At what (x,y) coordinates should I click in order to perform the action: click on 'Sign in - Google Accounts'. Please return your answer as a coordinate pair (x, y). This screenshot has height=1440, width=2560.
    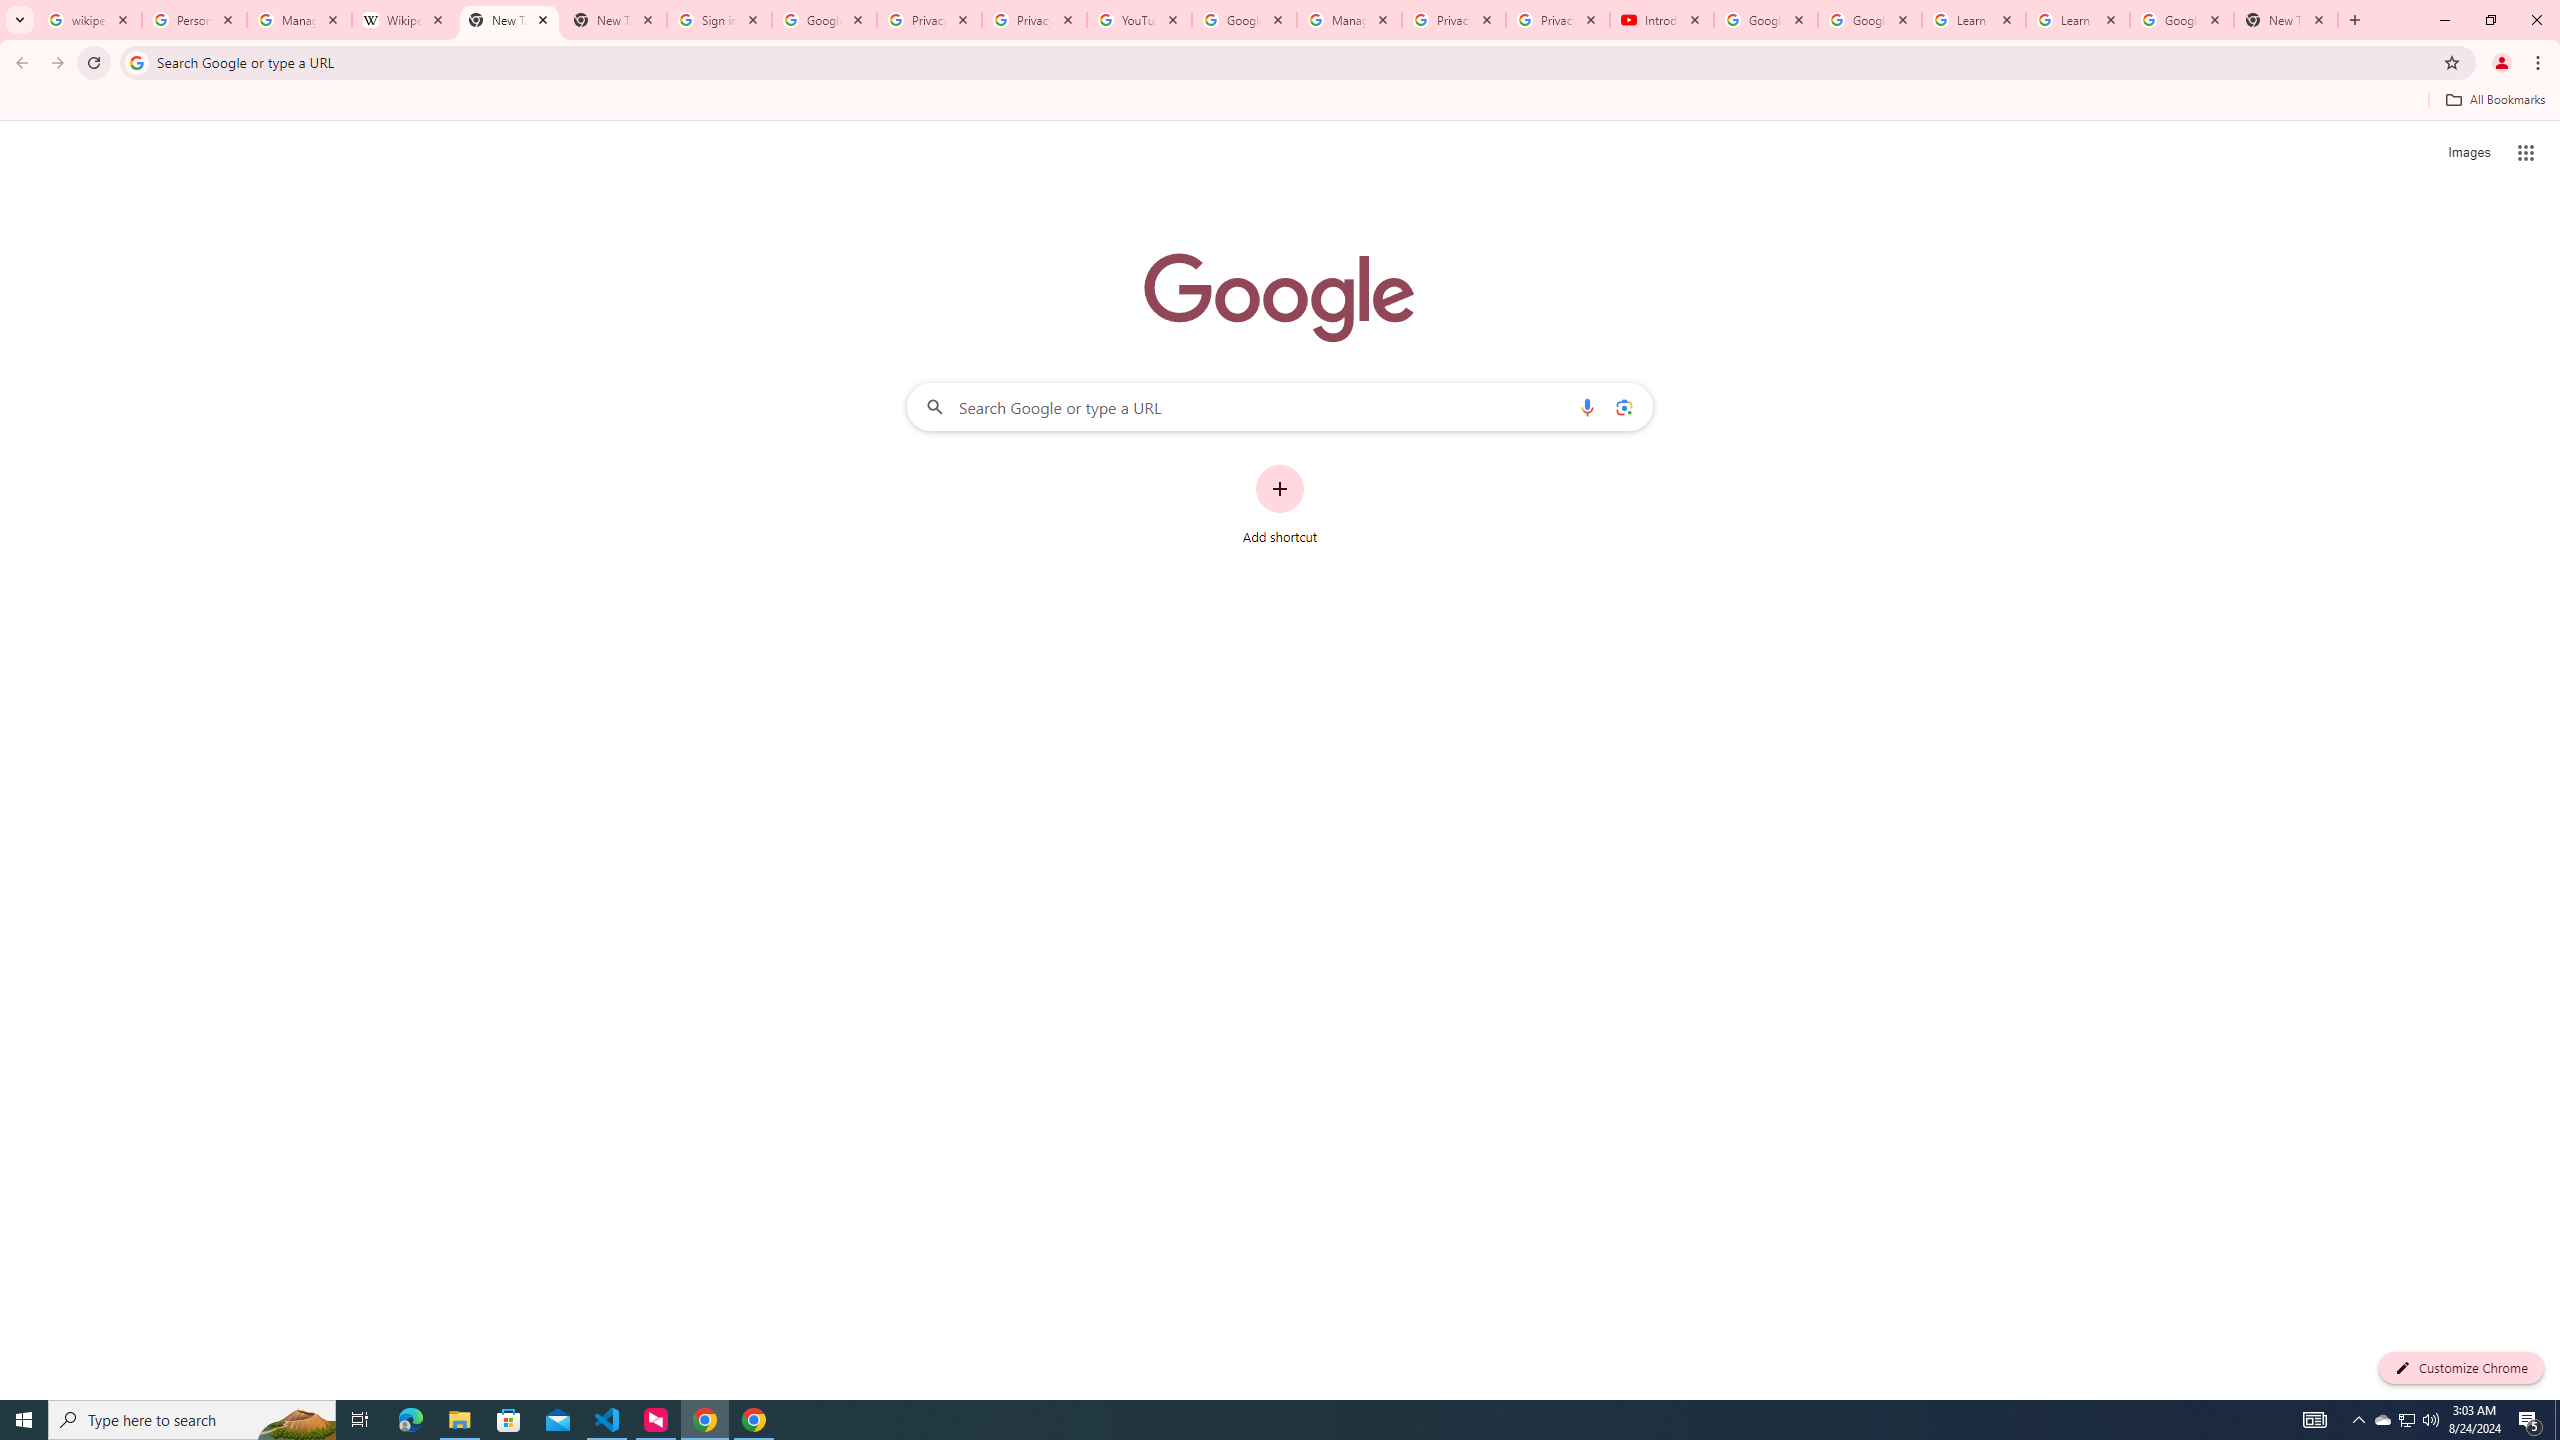
    Looking at the image, I should click on (718, 19).